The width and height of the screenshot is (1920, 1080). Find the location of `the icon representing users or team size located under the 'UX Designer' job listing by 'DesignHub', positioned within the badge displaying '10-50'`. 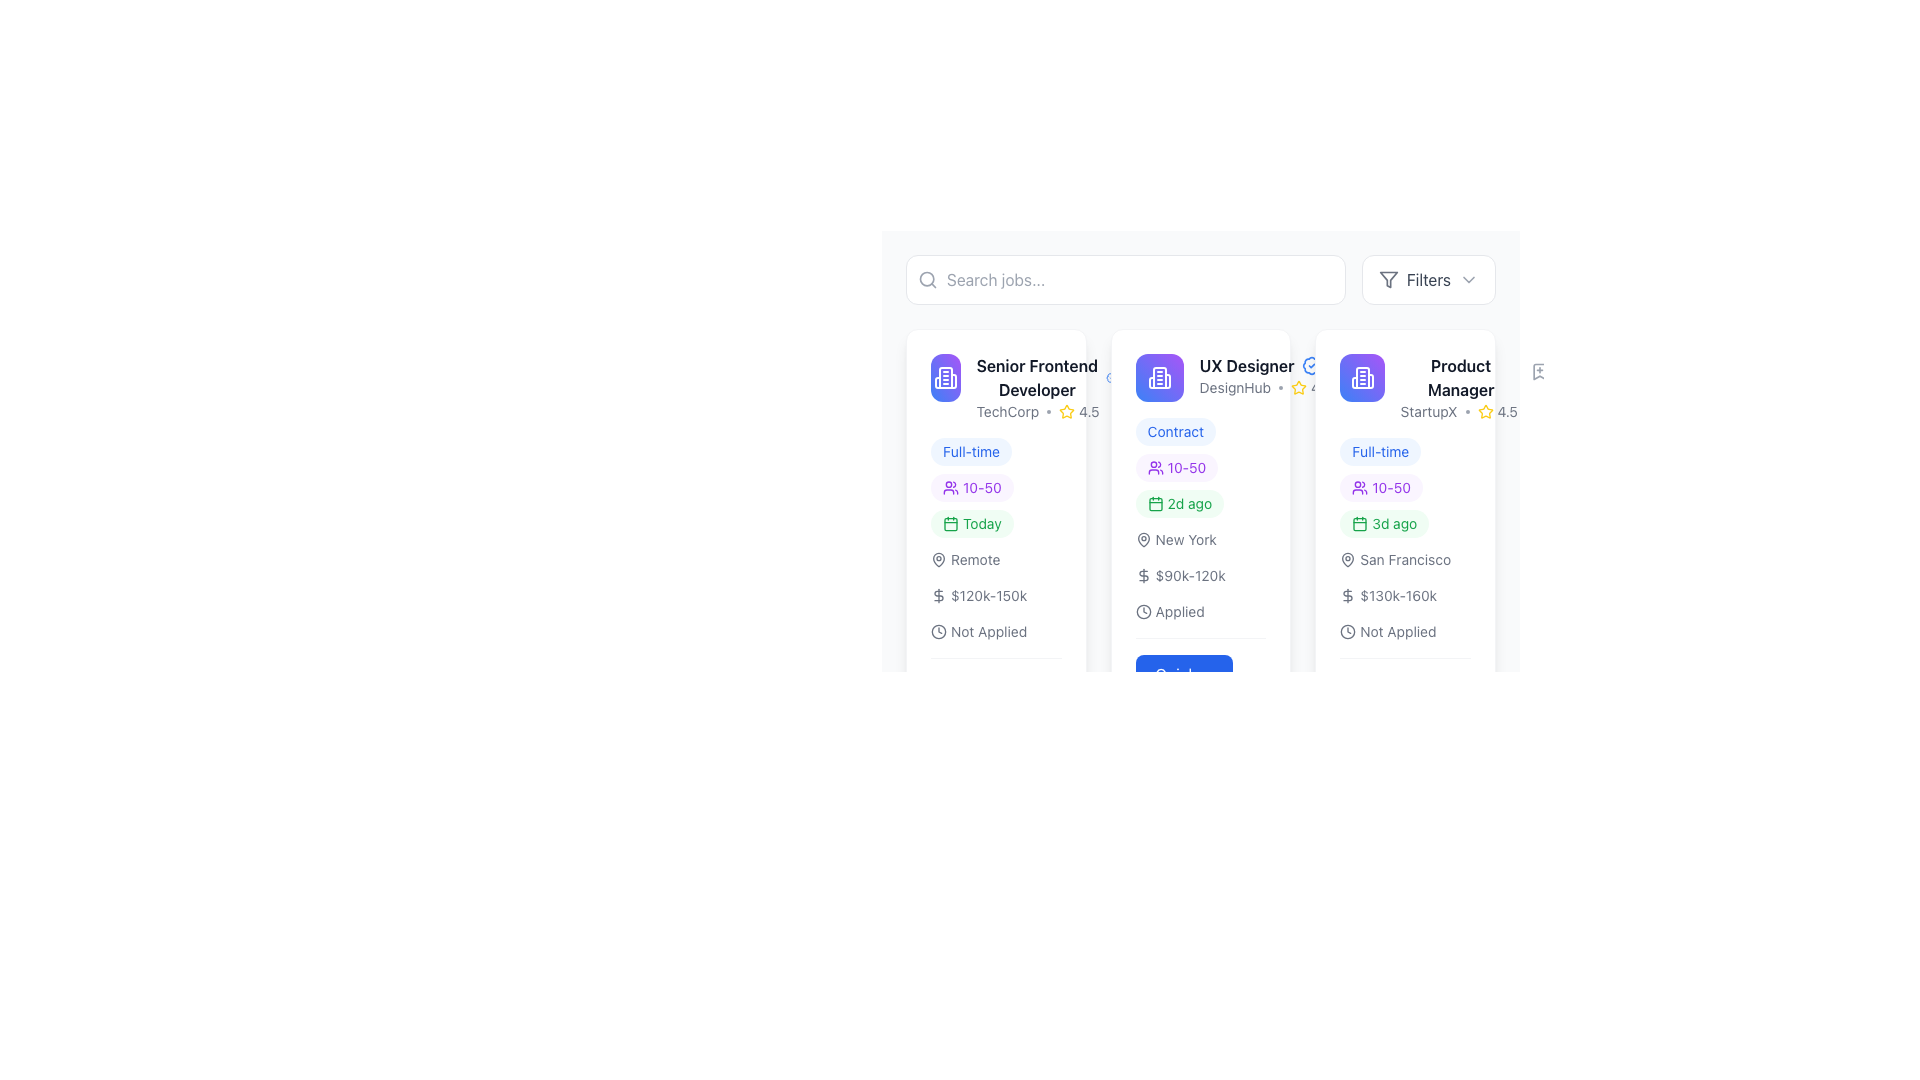

the icon representing users or team size located under the 'UX Designer' job listing by 'DesignHub', positioned within the badge displaying '10-50' is located at coordinates (949, 946).